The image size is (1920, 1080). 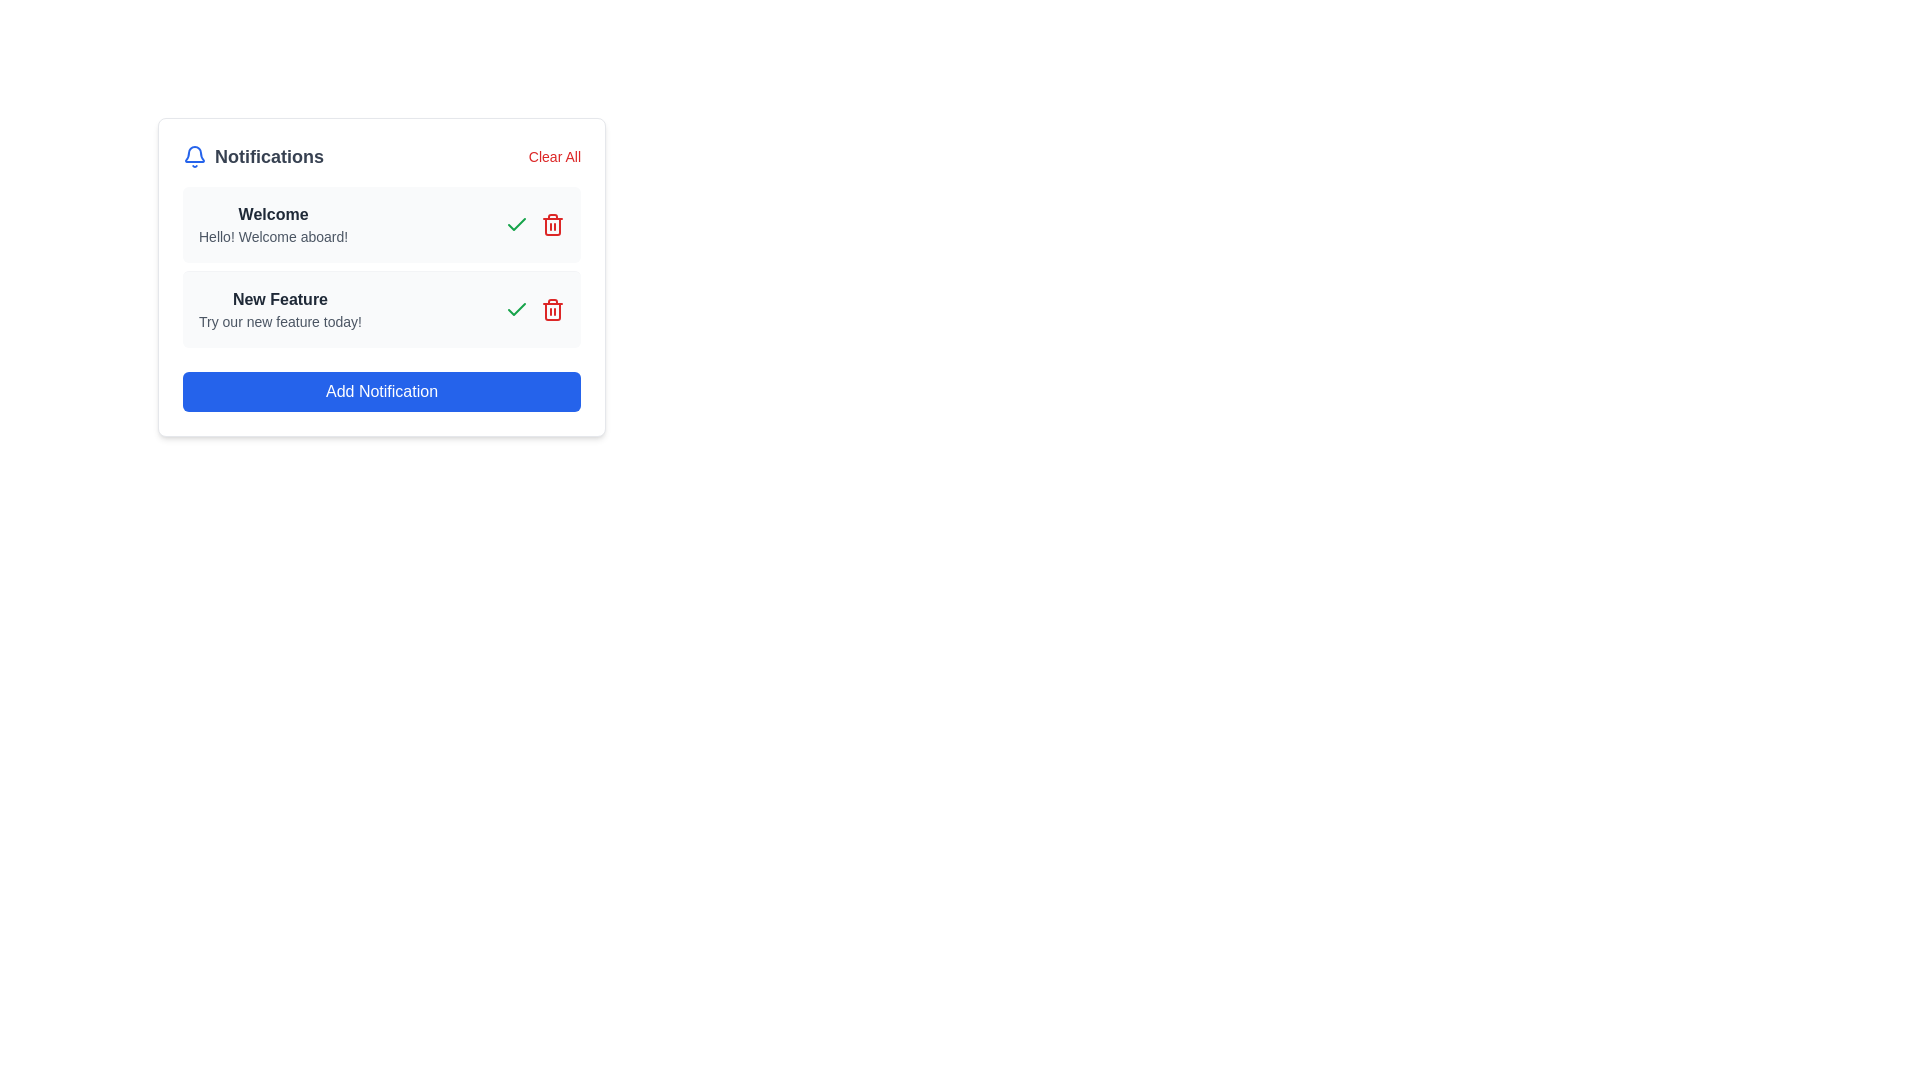 What do you see at coordinates (517, 309) in the screenshot?
I see `the green checkmark icon that represents a completion or approval action, located to the right of 'New Feature' and above the red trash icon in the notification list` at bounding box center [517, 309].